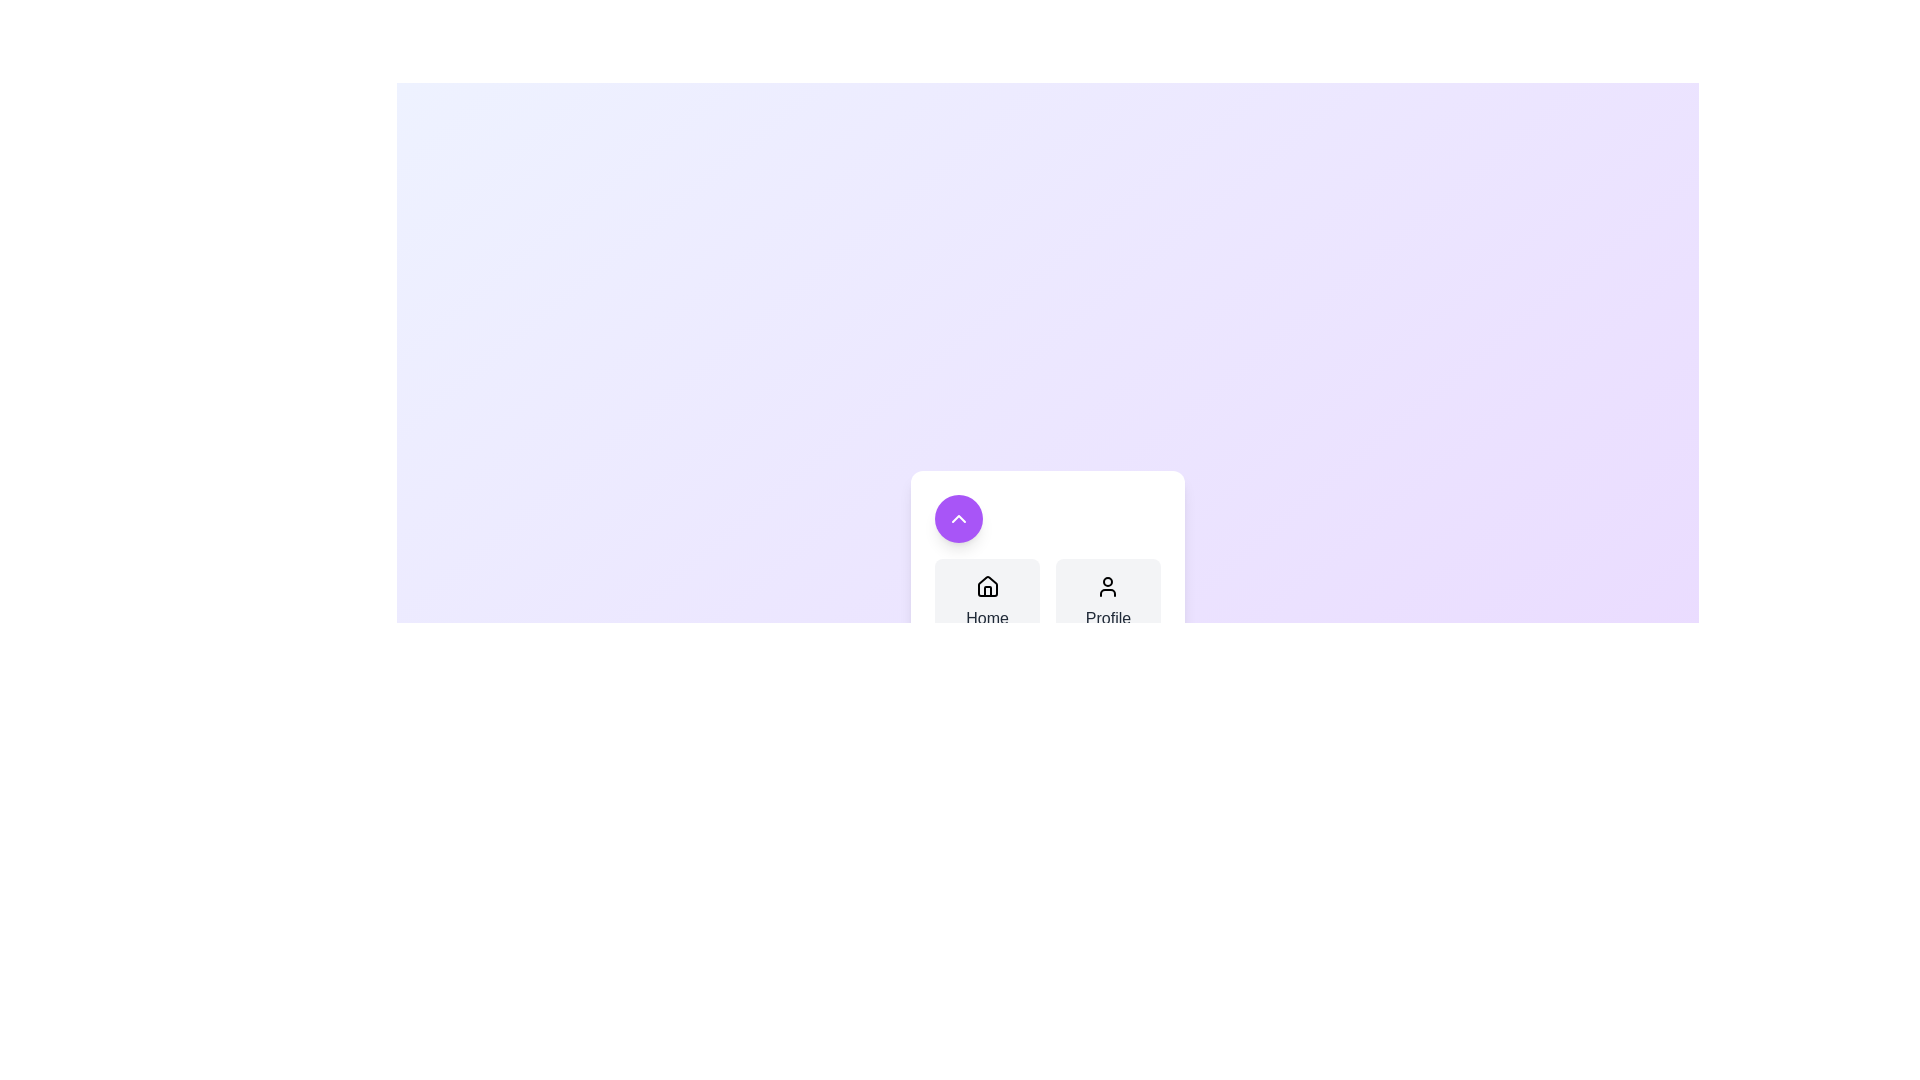 Image resolution: width=1920 pixels, height=1080 pixels. Describe the element at coordinates (987, 601) in the screenshot. I see `the action button labeled Home in the expanded menu` at that location.